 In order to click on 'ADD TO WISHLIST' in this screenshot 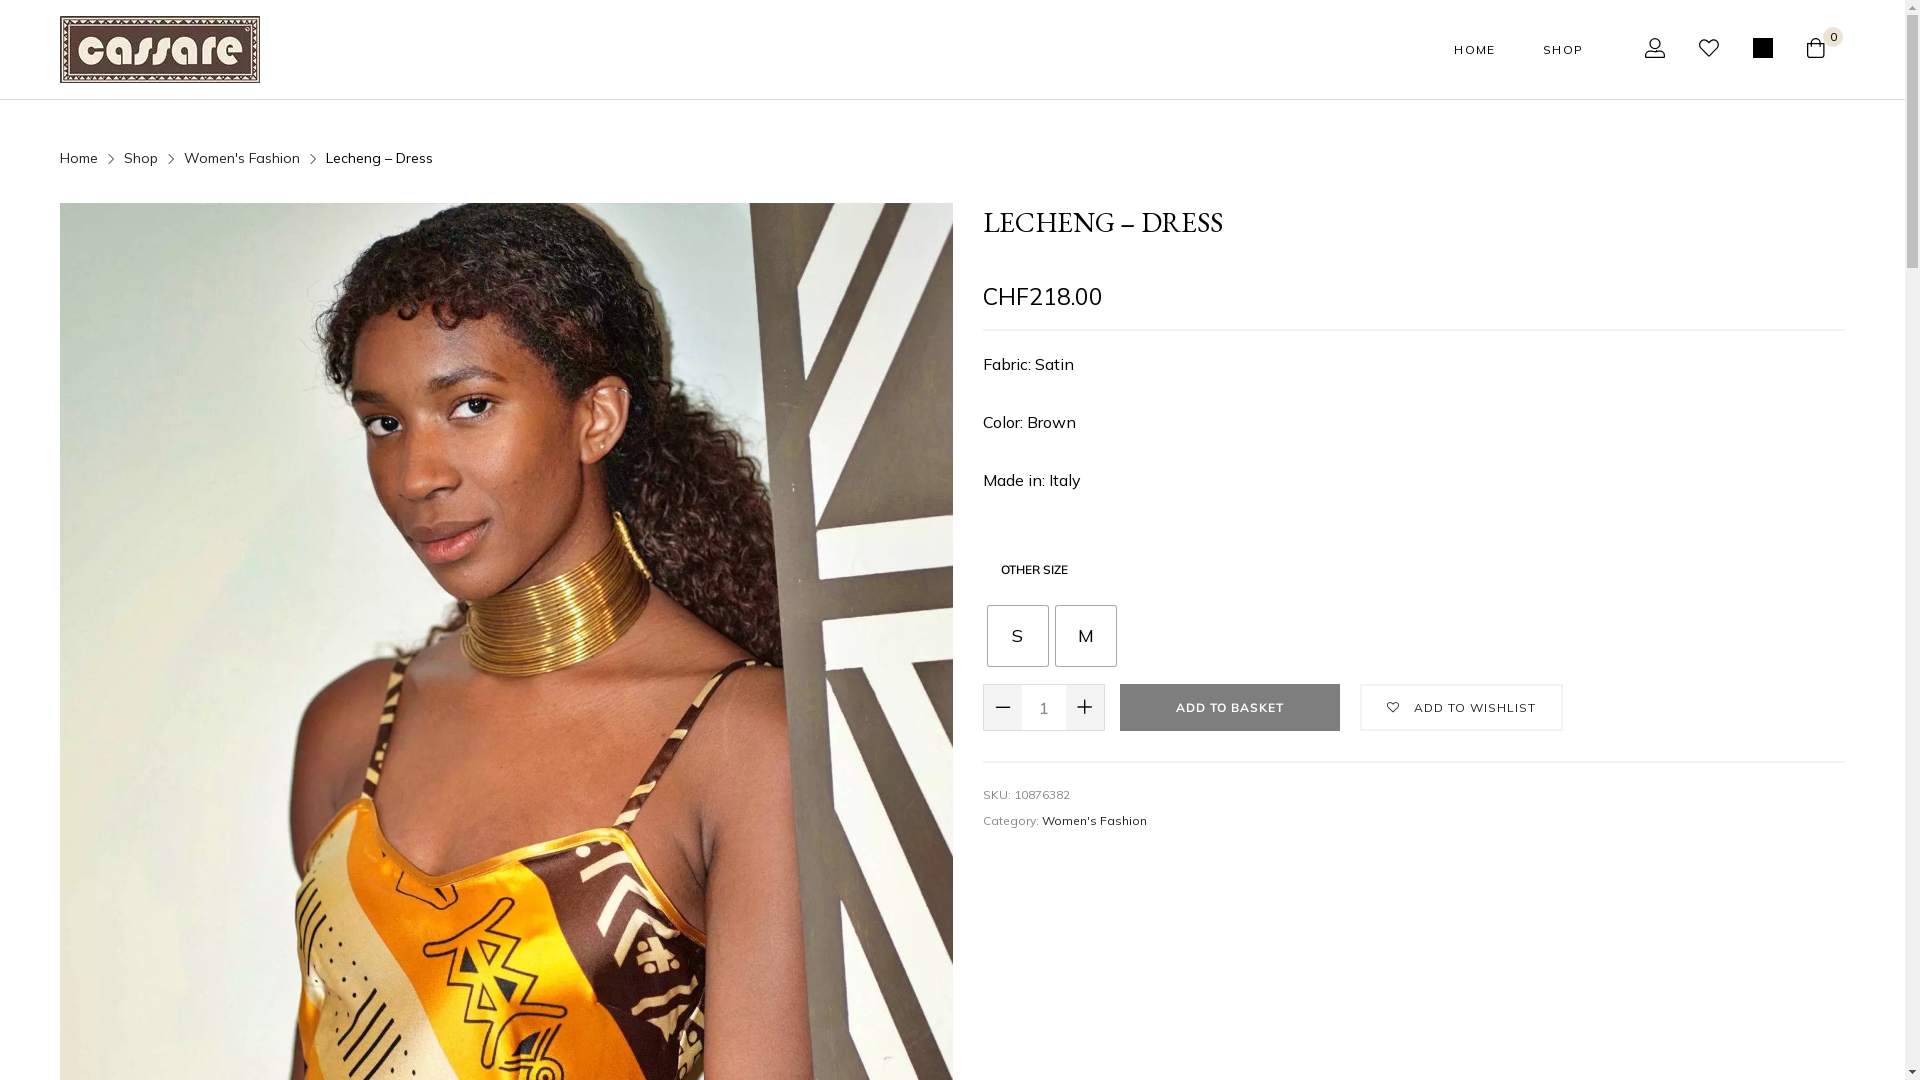, I will do `click(1460, 706)`.